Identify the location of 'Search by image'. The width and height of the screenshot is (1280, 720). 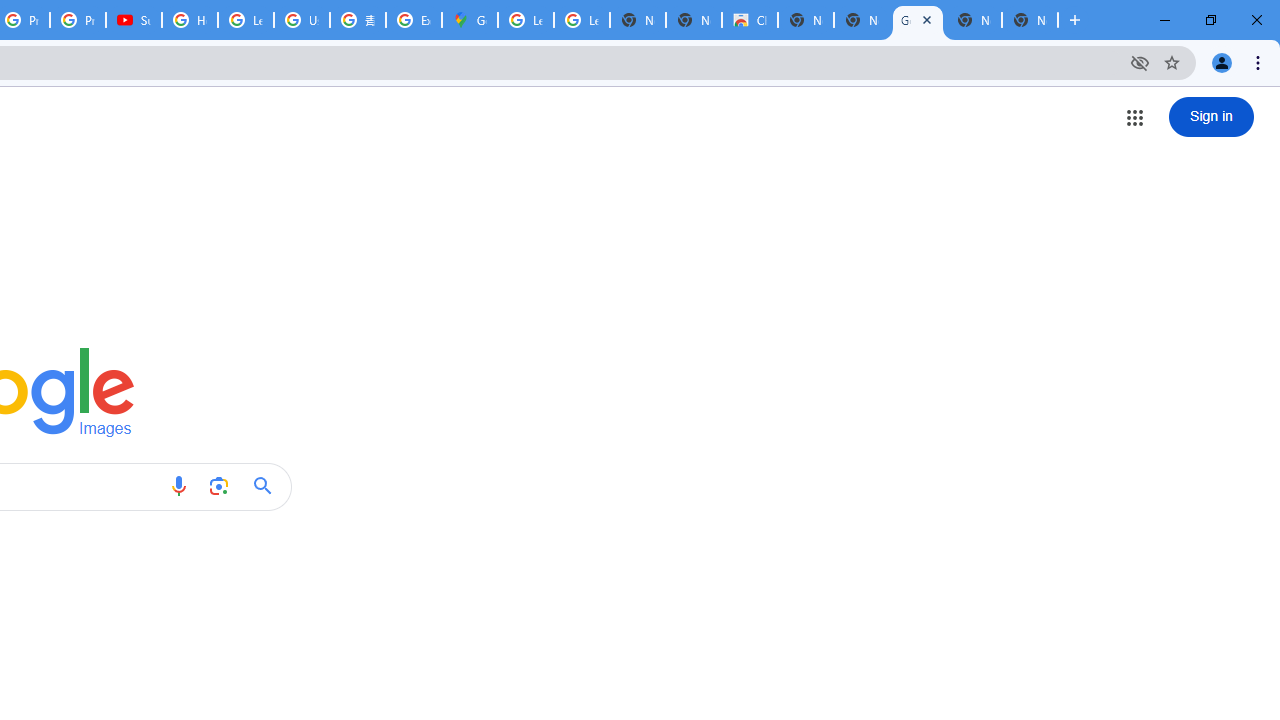
(218, 486).